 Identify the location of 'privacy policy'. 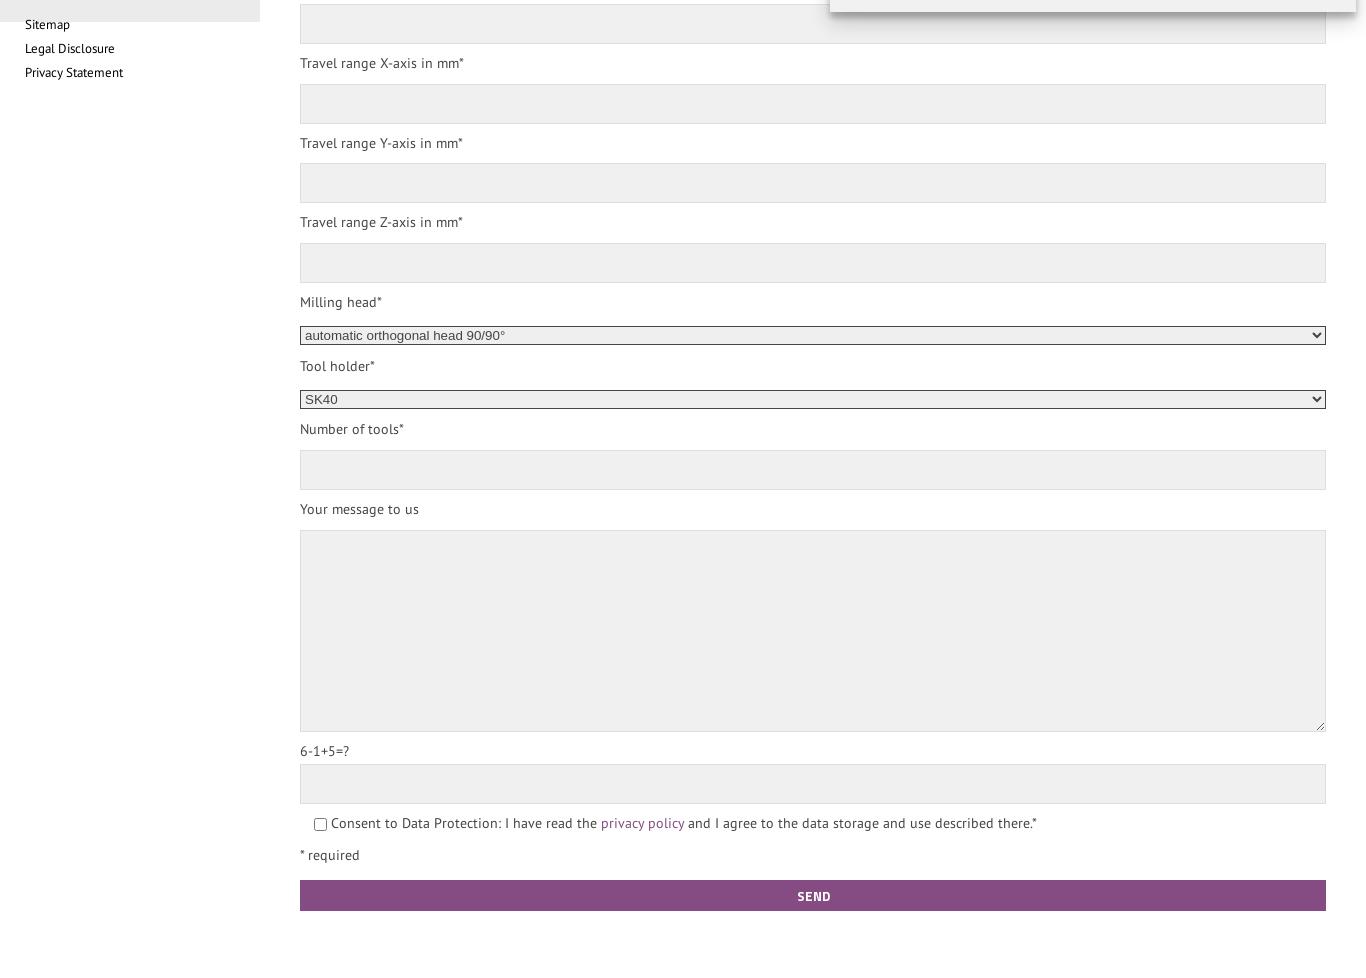
(641, 821).